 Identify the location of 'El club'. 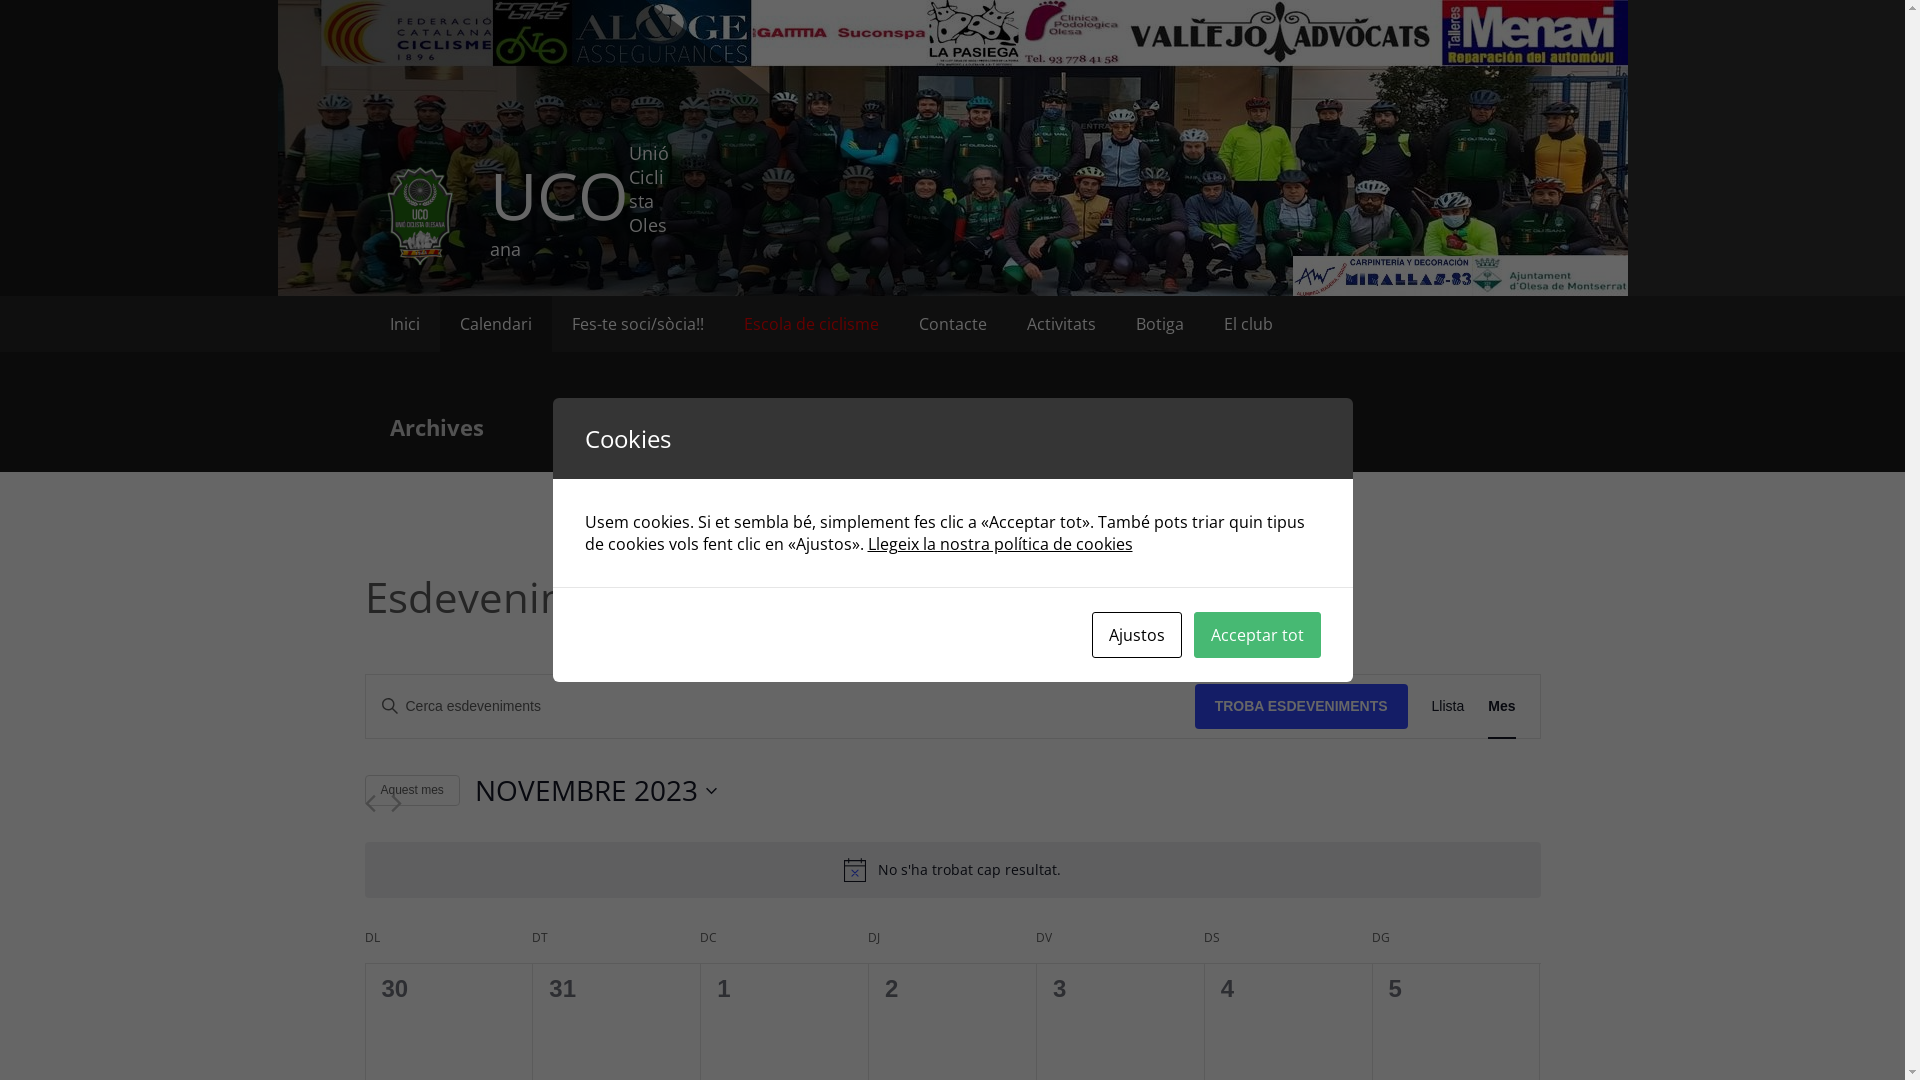
(1247, 323).